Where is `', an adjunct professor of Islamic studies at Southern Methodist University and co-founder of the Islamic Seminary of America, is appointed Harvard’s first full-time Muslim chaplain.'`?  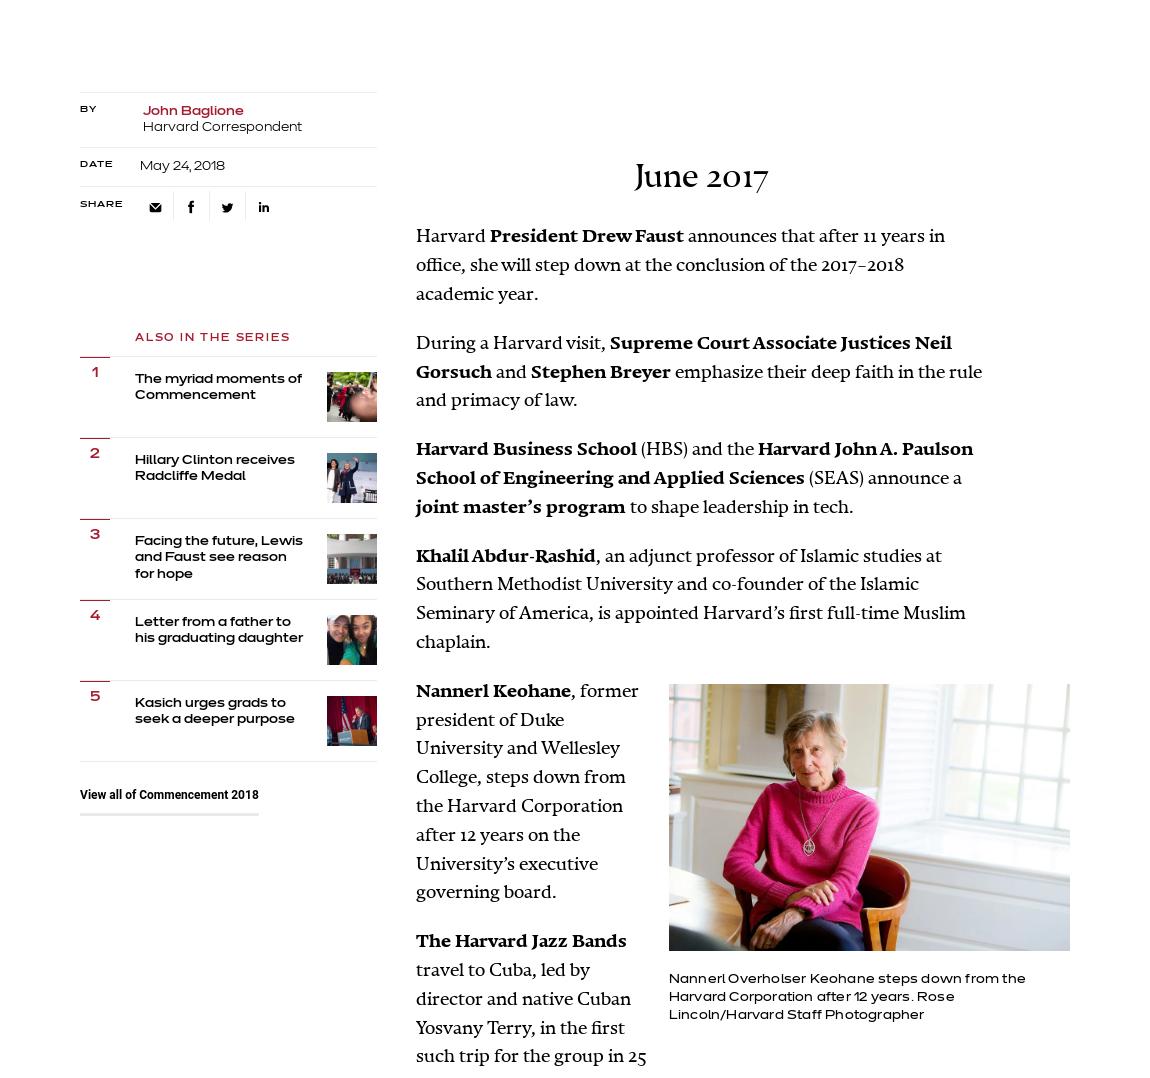
', an adjunct professor of Islamic studies at Southern Methodist University and co-founder of the Islamic Seminary of America, is appointed Harvard’s first full-time Muslim chaplain.' is located at coordinates (690, 598).